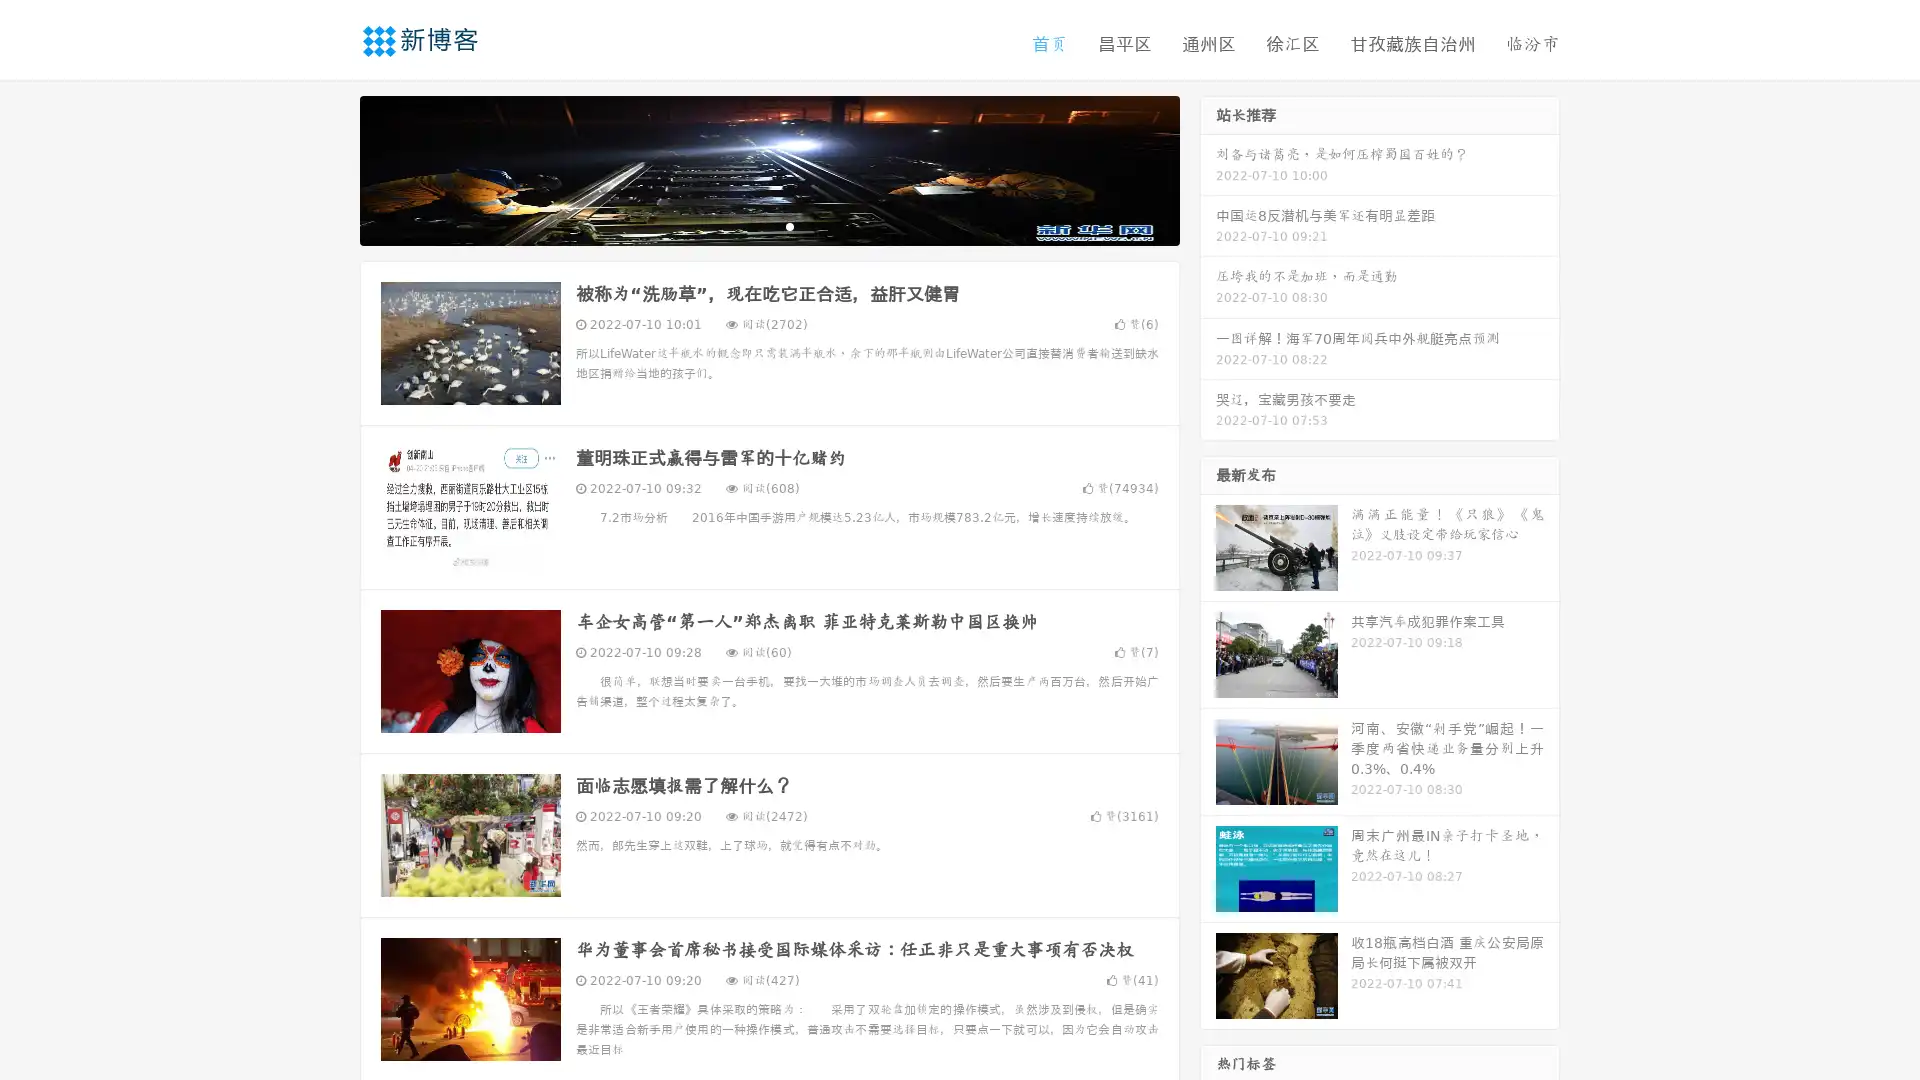 The image size is (1920, 1080). I want to click on Previous slide, so click(330, 168).